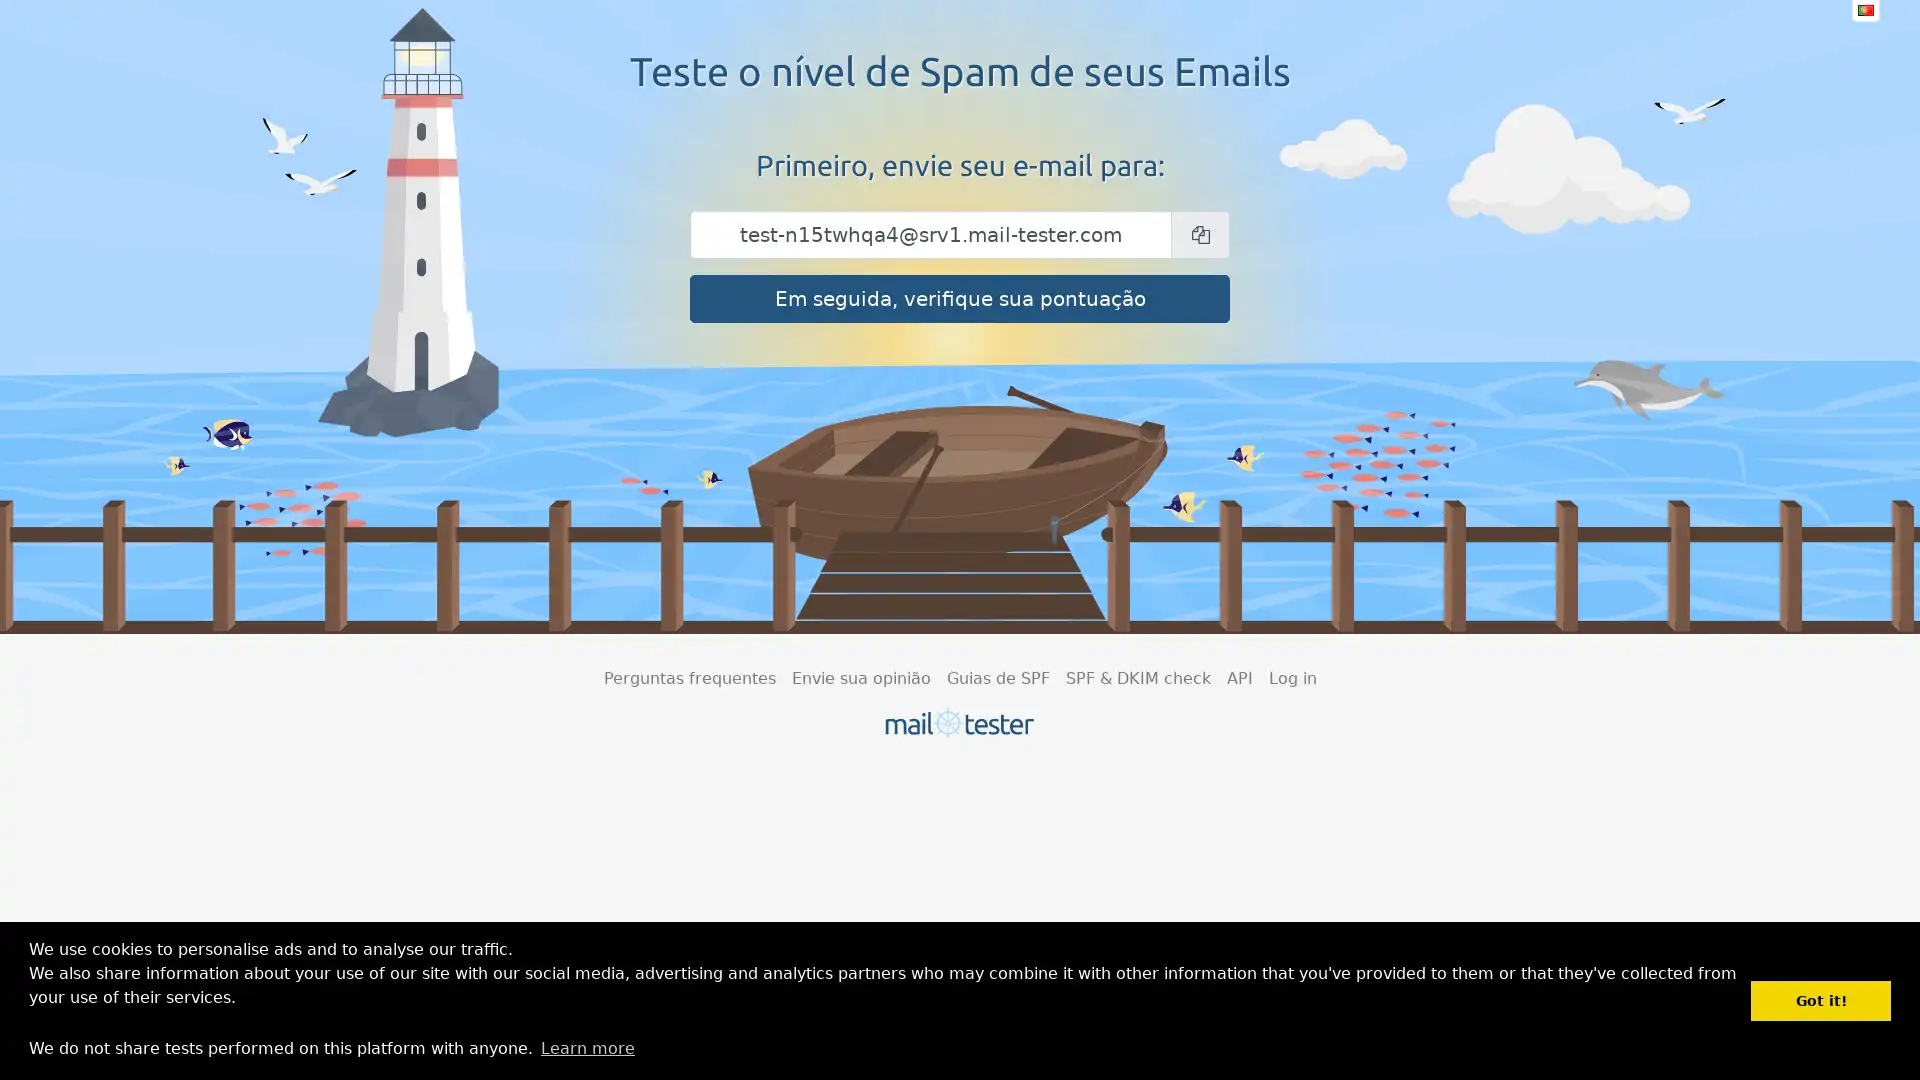 This screenshot has height=1080, width=1920. Describe the element at coordinates (1820, 1000) in the screenshot. I see `dismiss cookie message` at that location.